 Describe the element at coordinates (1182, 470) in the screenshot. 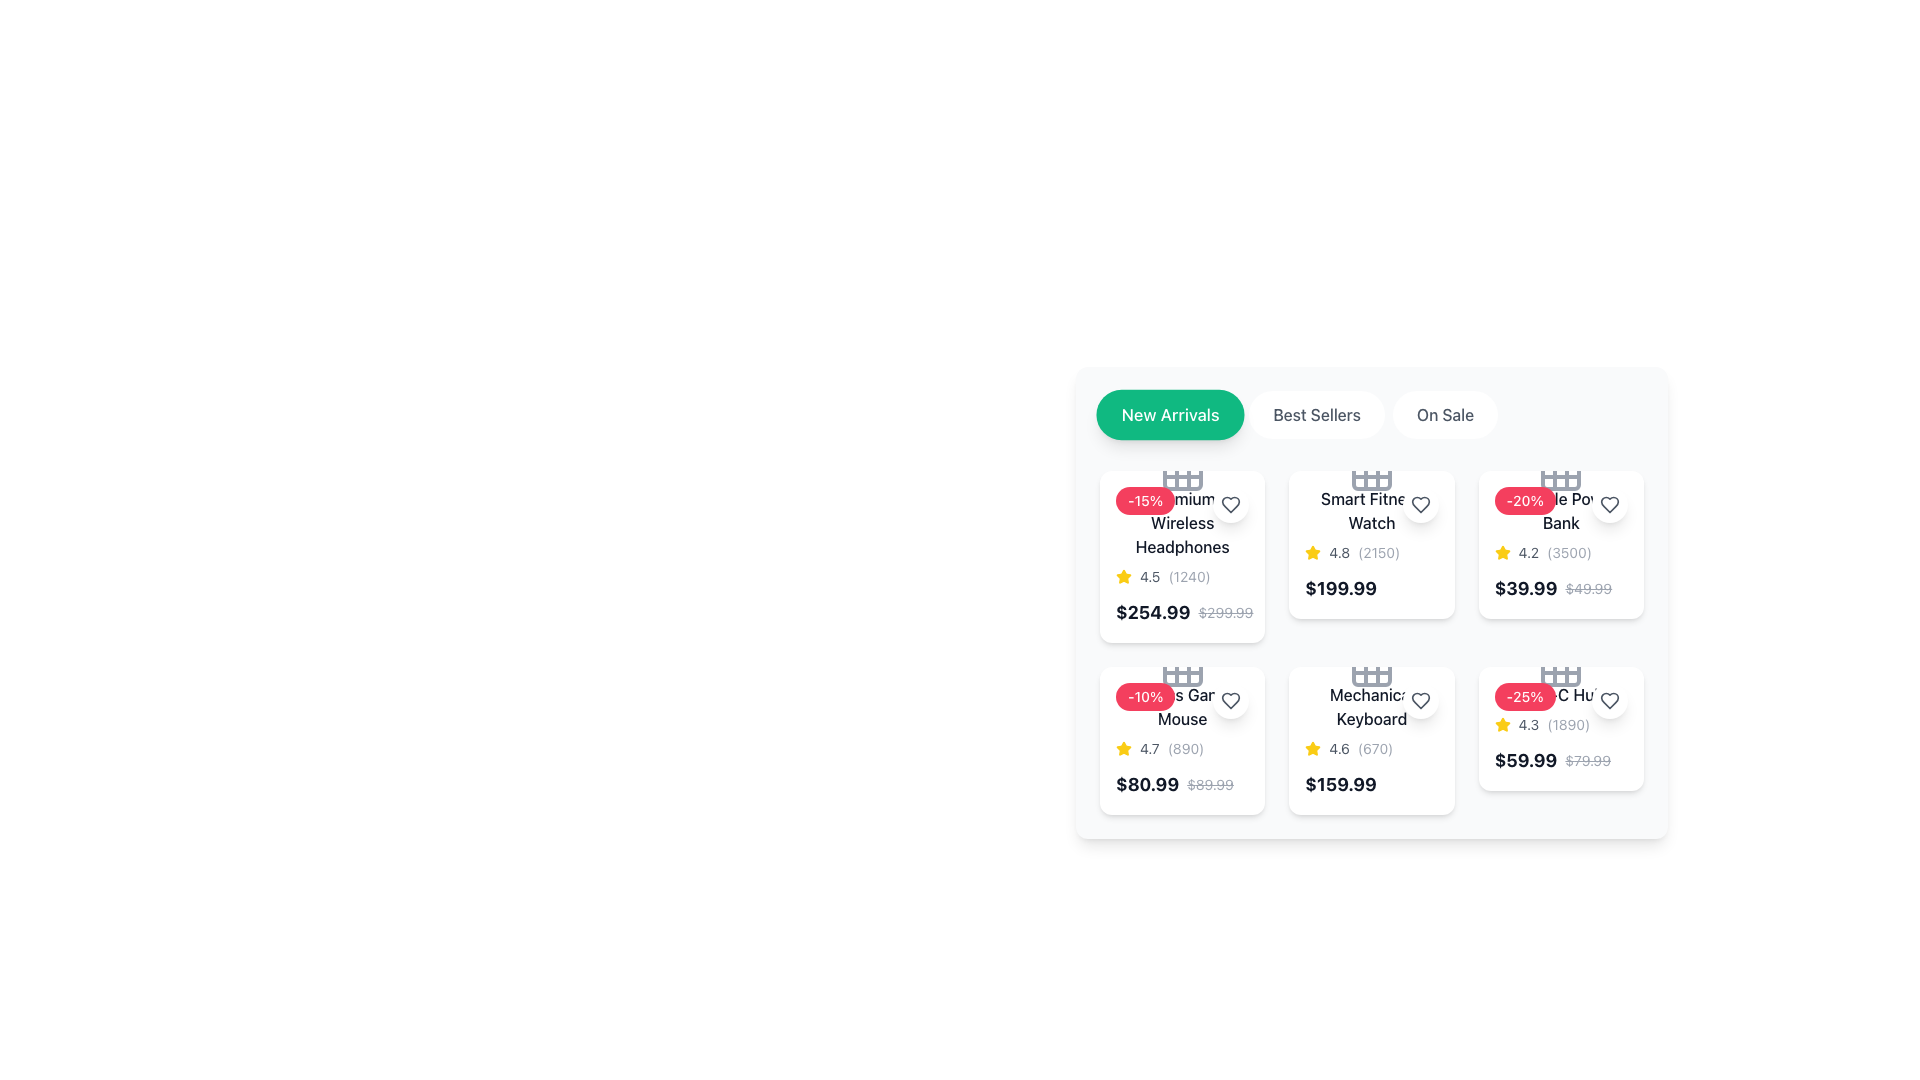

I see `the top-left visual indicator of the grid within the Premium Wireless Headphones icon, located near the discount tag` at that location.